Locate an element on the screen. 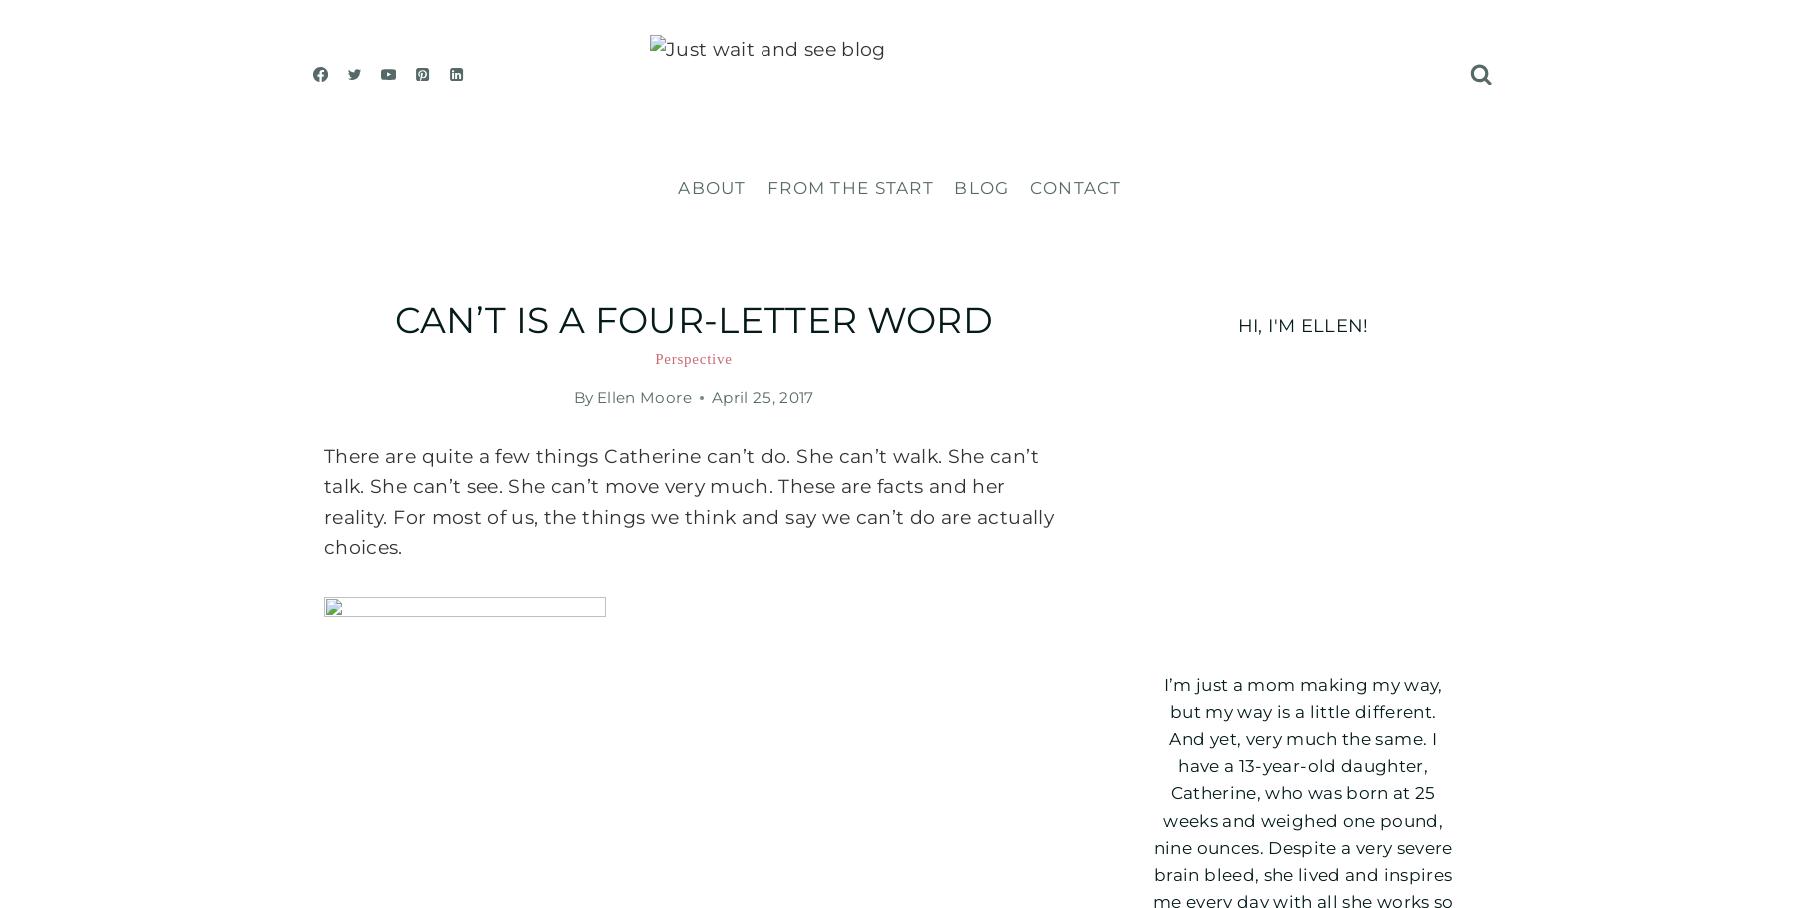  'Ellen Moore' is located at coordinates (597, 395).